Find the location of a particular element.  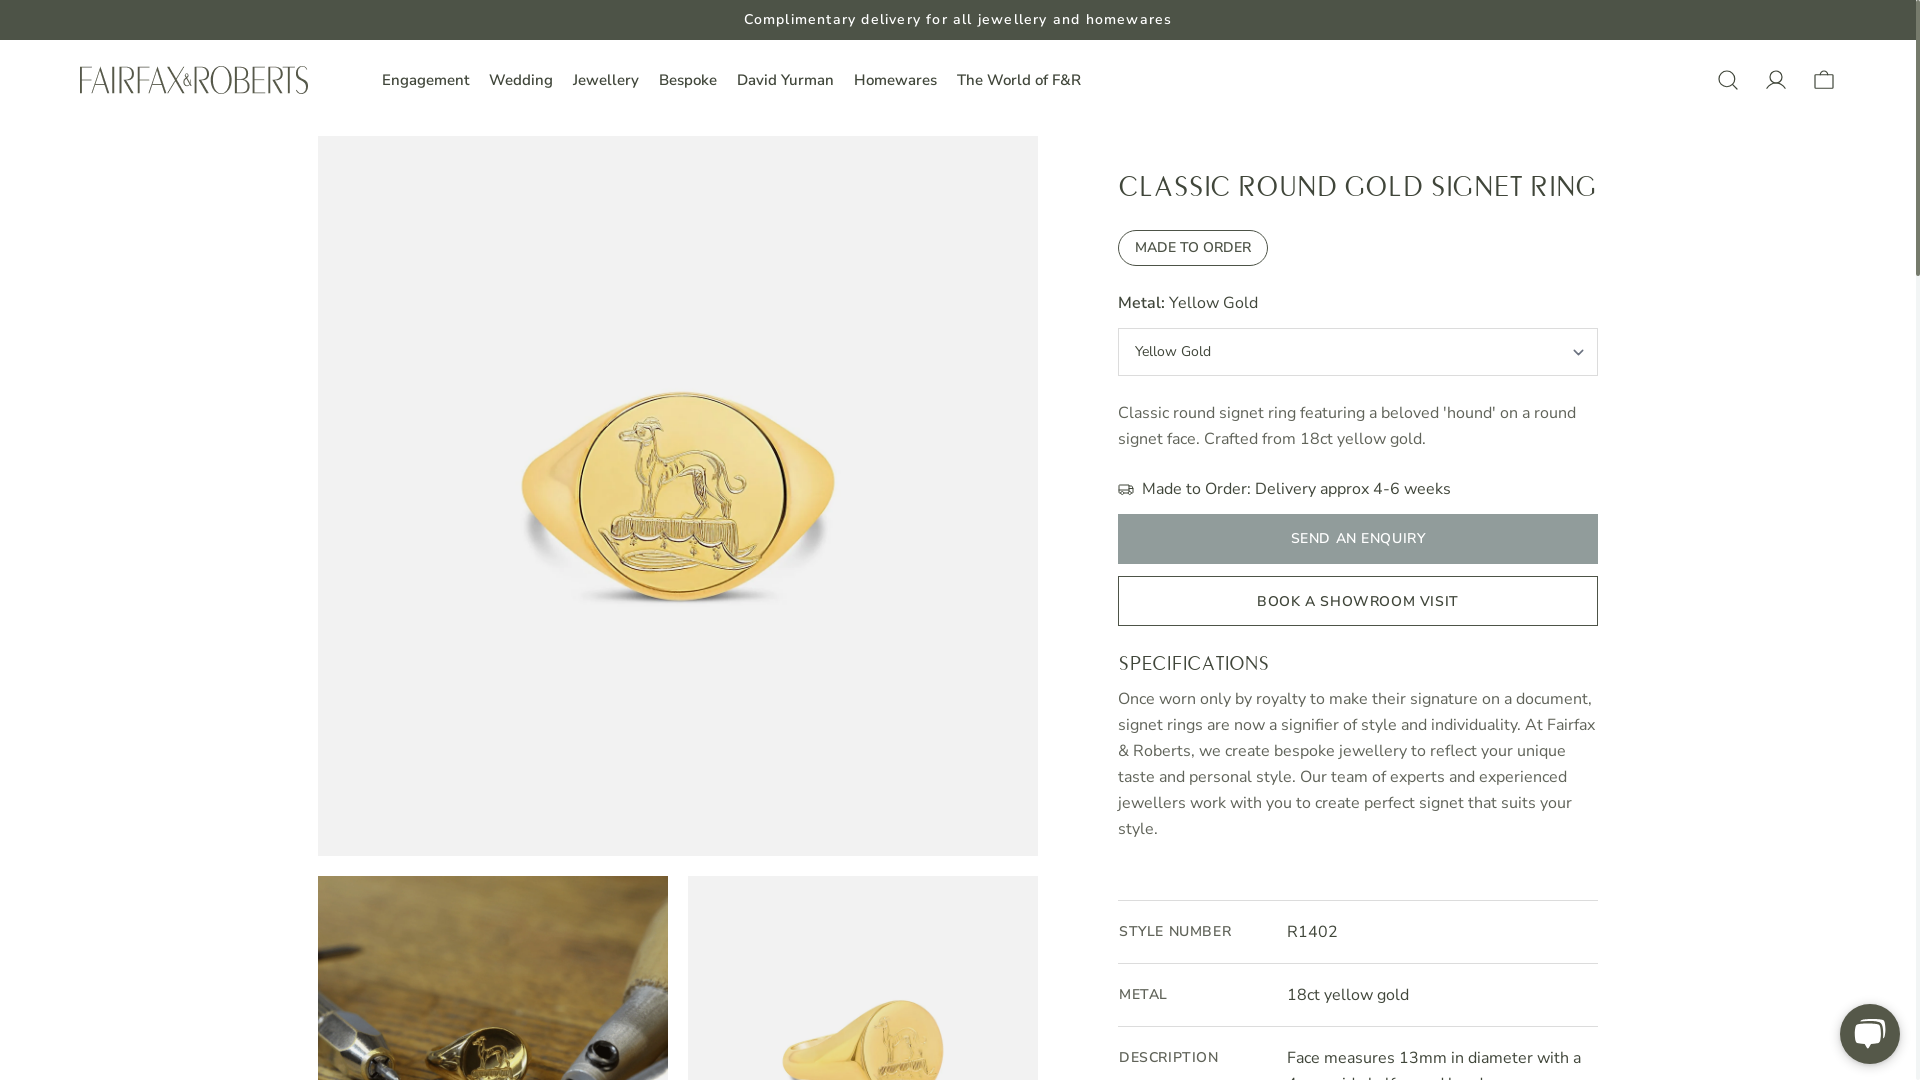

'Engagement' is located at coordinates (424, 79).